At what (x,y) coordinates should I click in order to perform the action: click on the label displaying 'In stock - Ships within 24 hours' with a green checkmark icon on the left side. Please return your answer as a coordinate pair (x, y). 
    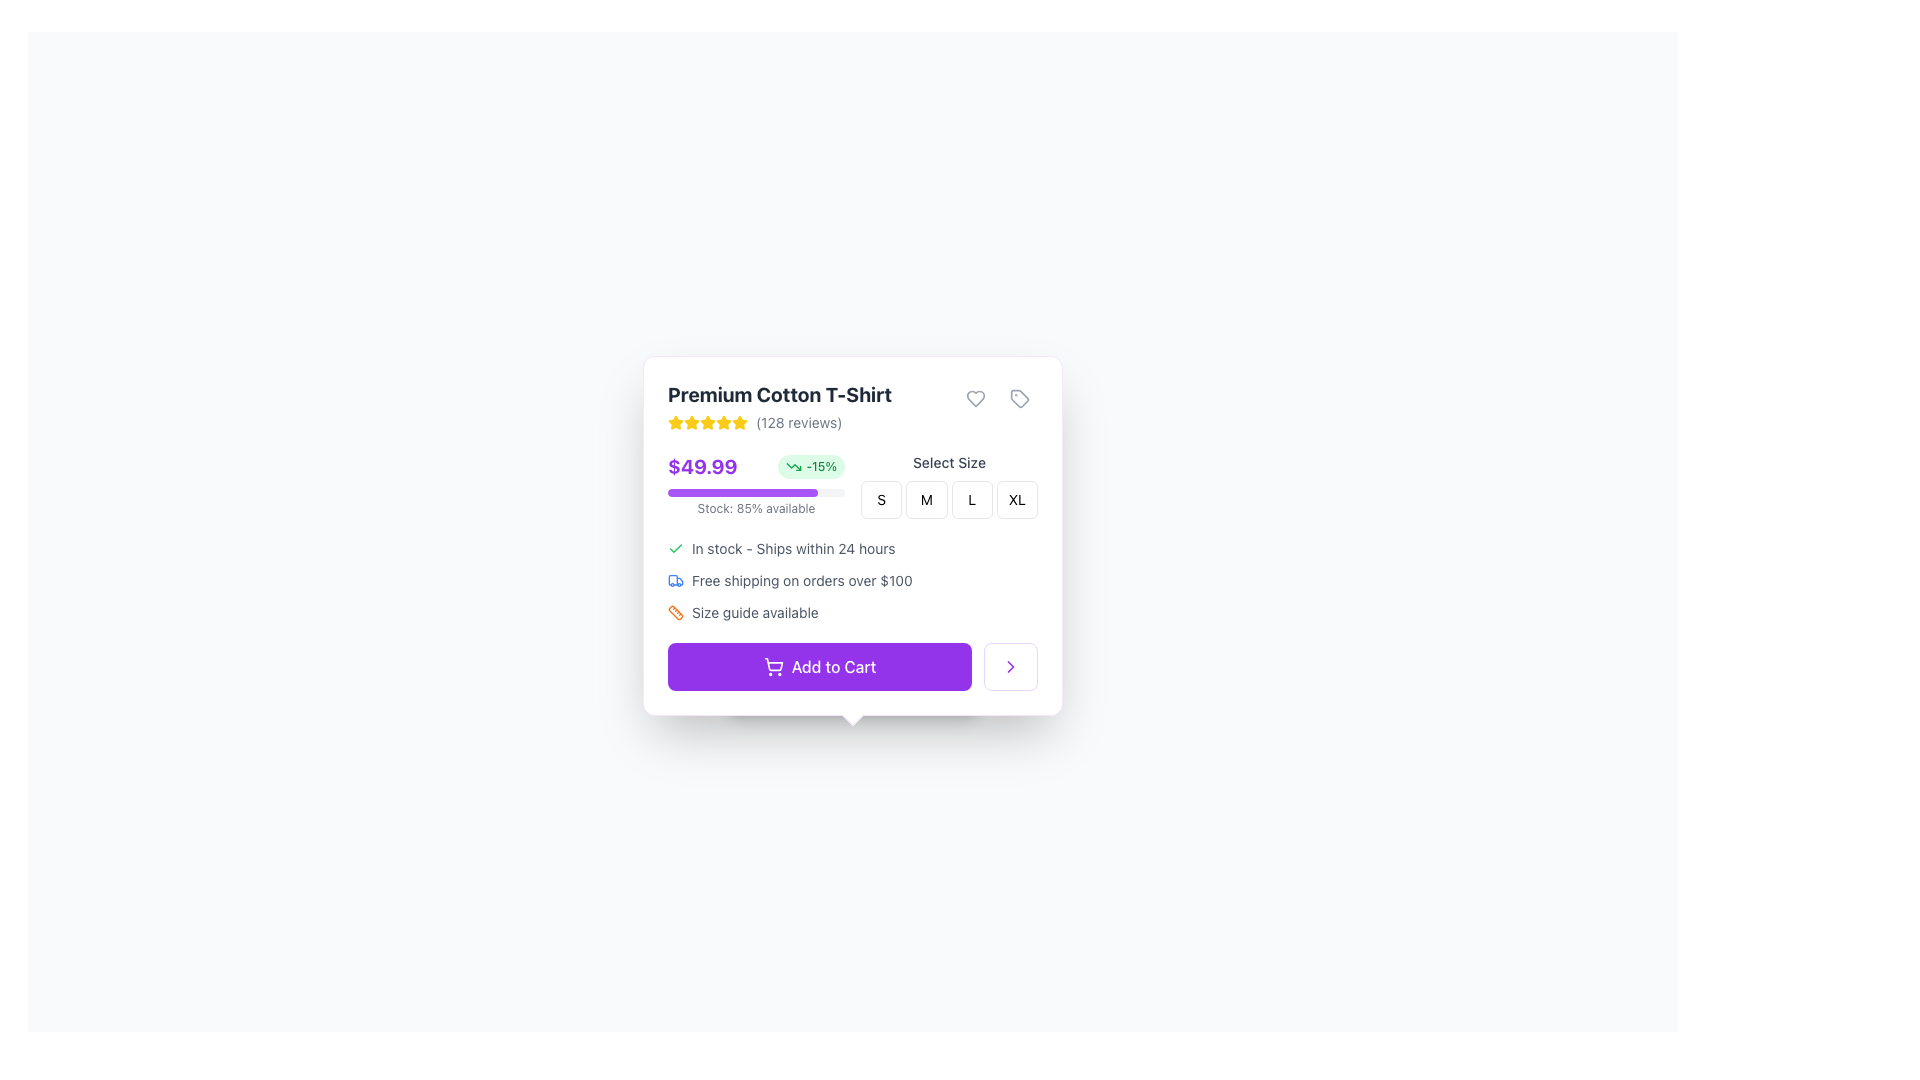
    Looking at the image, I should click on (853, 548).